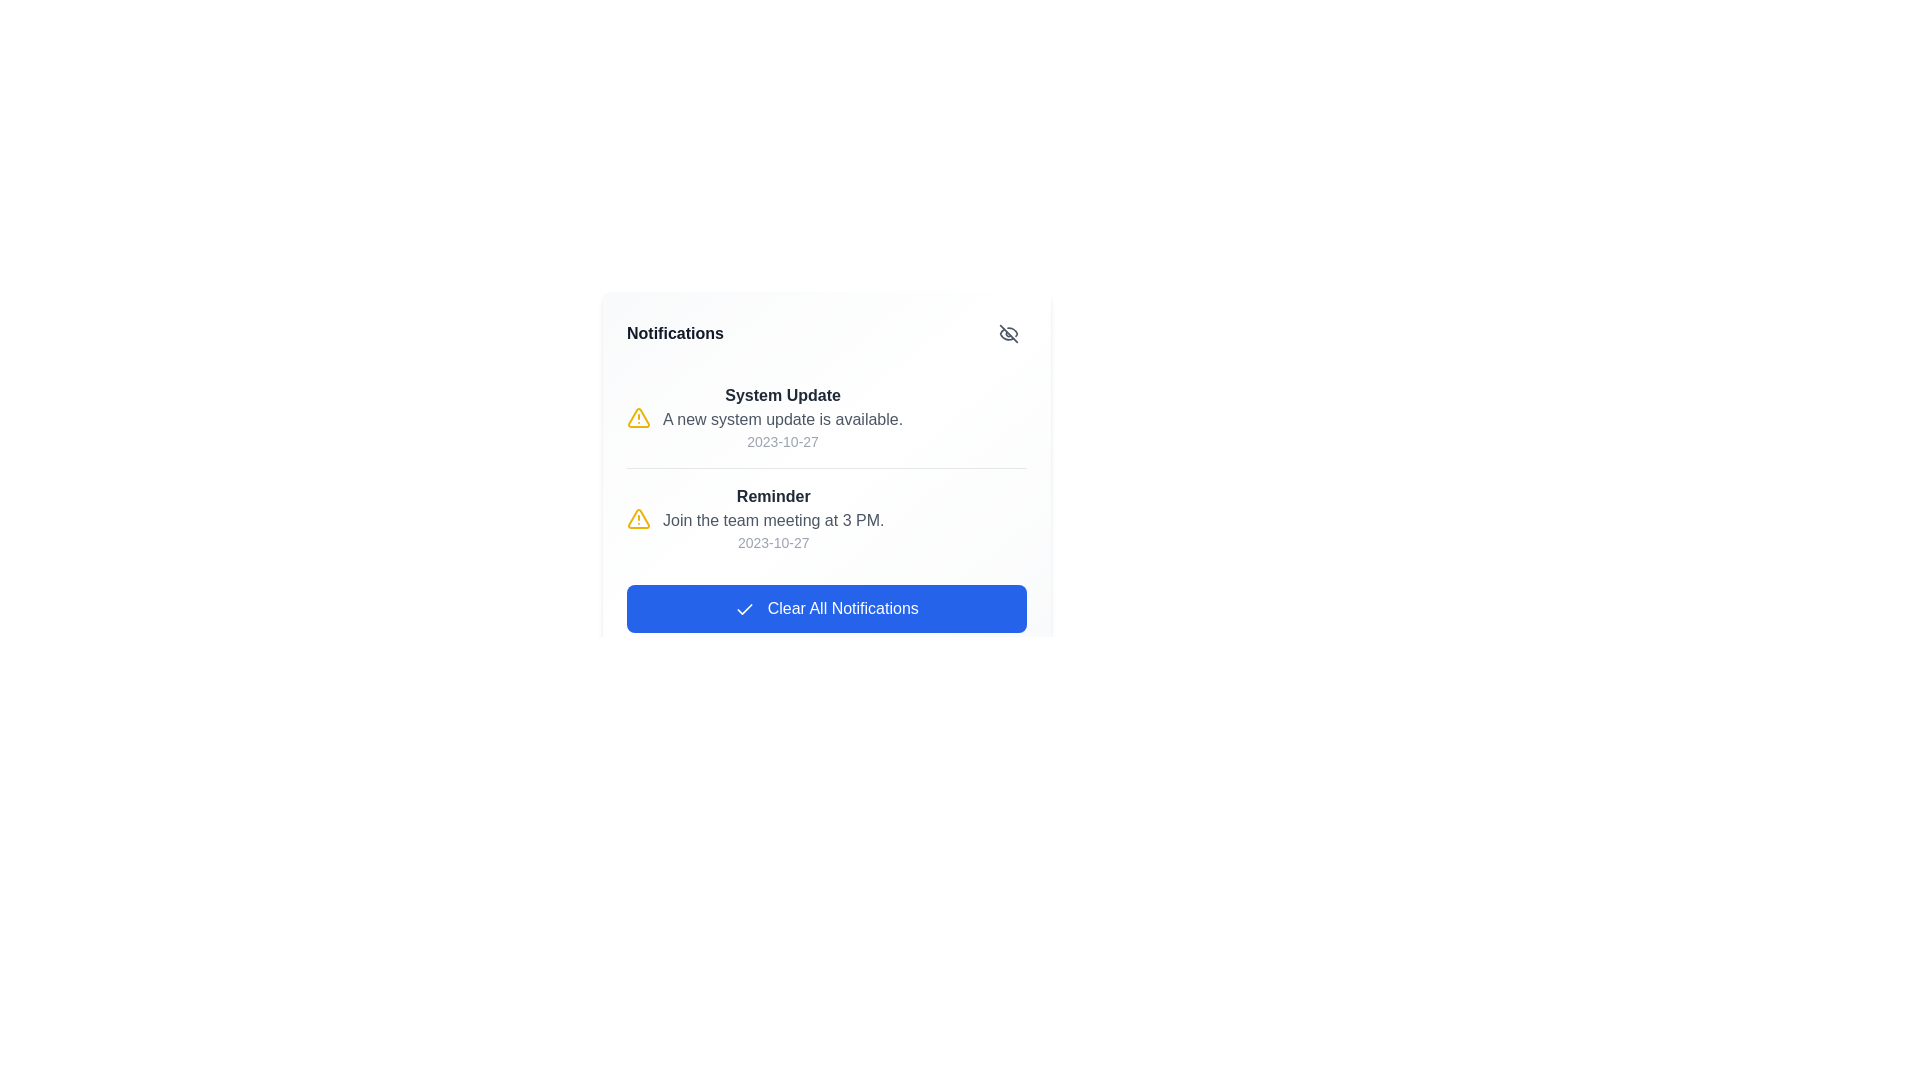 The width and height of the screenshot is (1920, 1080). Describe the element at coordinates (826, 608) in the screenshot. I see `the rectangular button with a blue background and white text that reads 'Clear All Notifications'` at that location.